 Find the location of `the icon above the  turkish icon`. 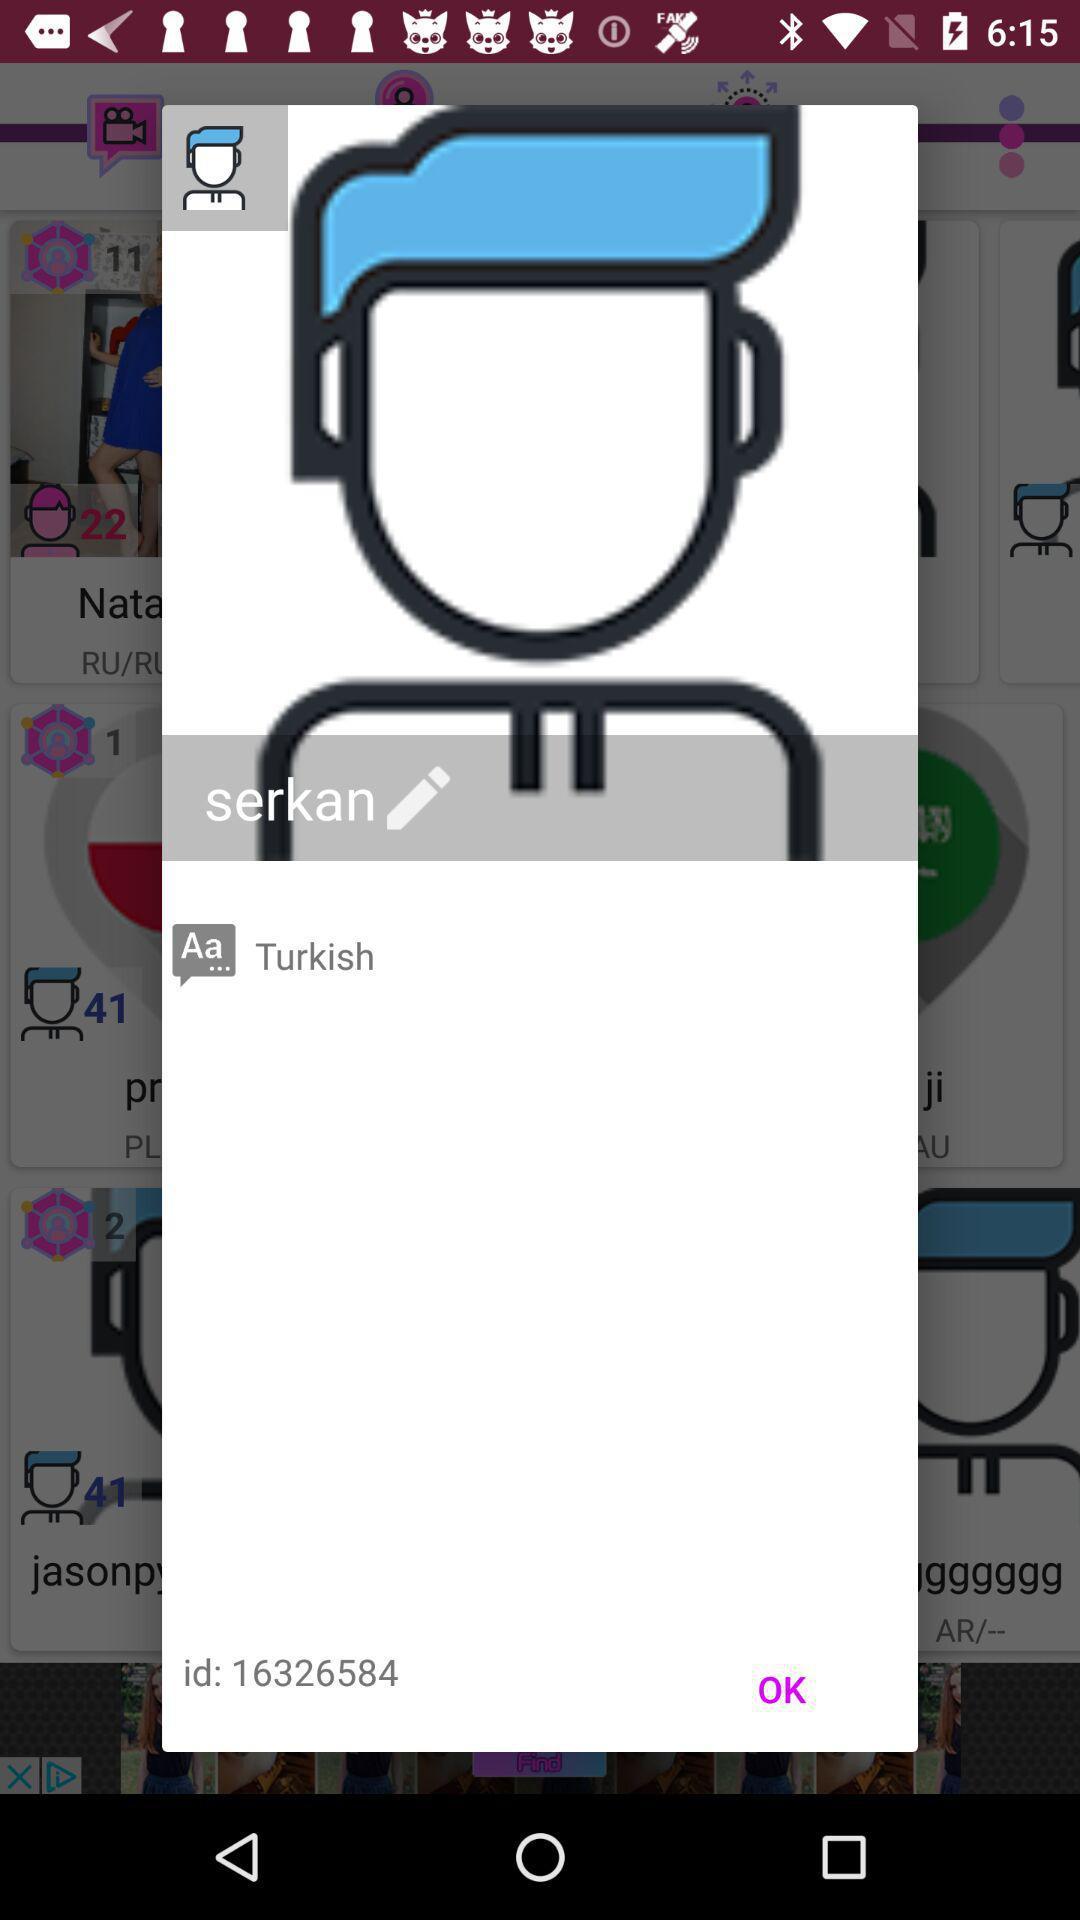

the icon above the  turkish icon is located at coordinates (331, 796).